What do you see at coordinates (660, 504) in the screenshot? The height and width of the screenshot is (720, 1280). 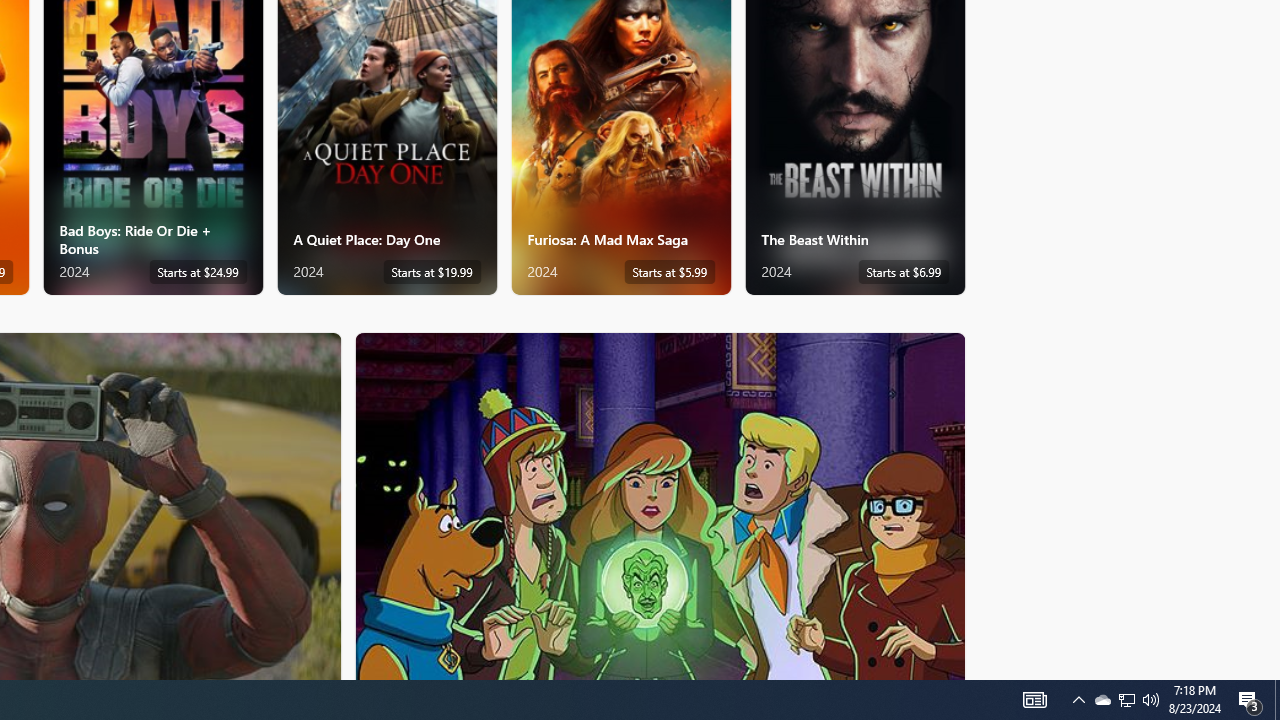 I see `'Family'` at bounding box center [660, 504].